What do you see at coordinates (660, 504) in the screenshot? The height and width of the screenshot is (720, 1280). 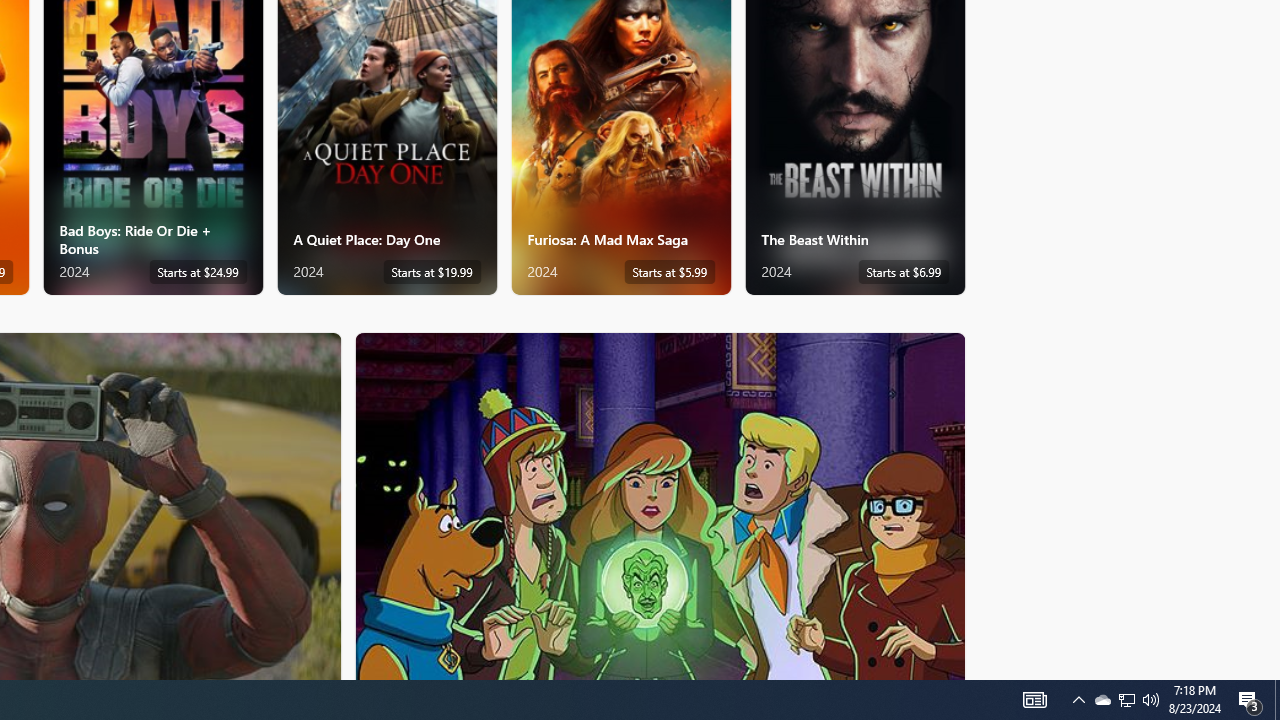 I see `'Family'` at bounding box center [660, 504].